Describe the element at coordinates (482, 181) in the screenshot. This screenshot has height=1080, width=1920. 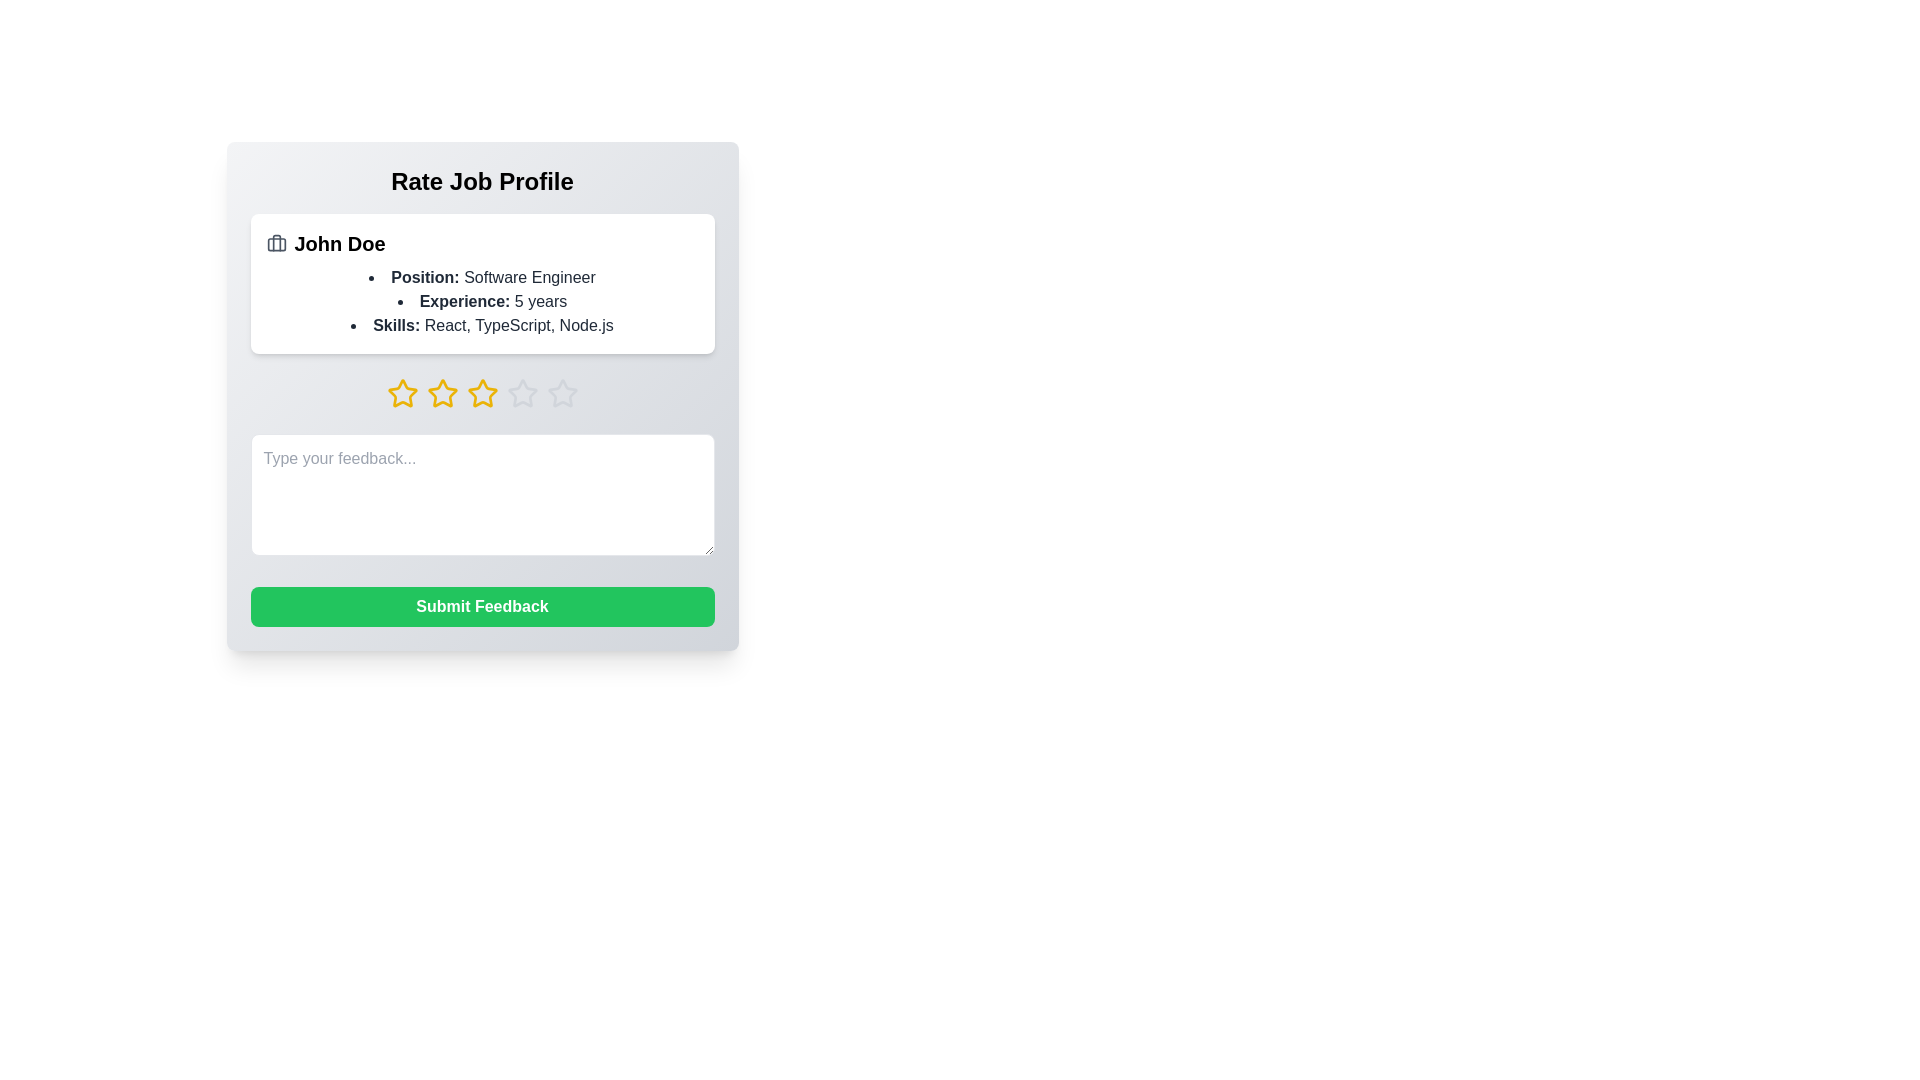
I see `text content of the title or heading located at the top section of the user profile evaluation panel` at that location.